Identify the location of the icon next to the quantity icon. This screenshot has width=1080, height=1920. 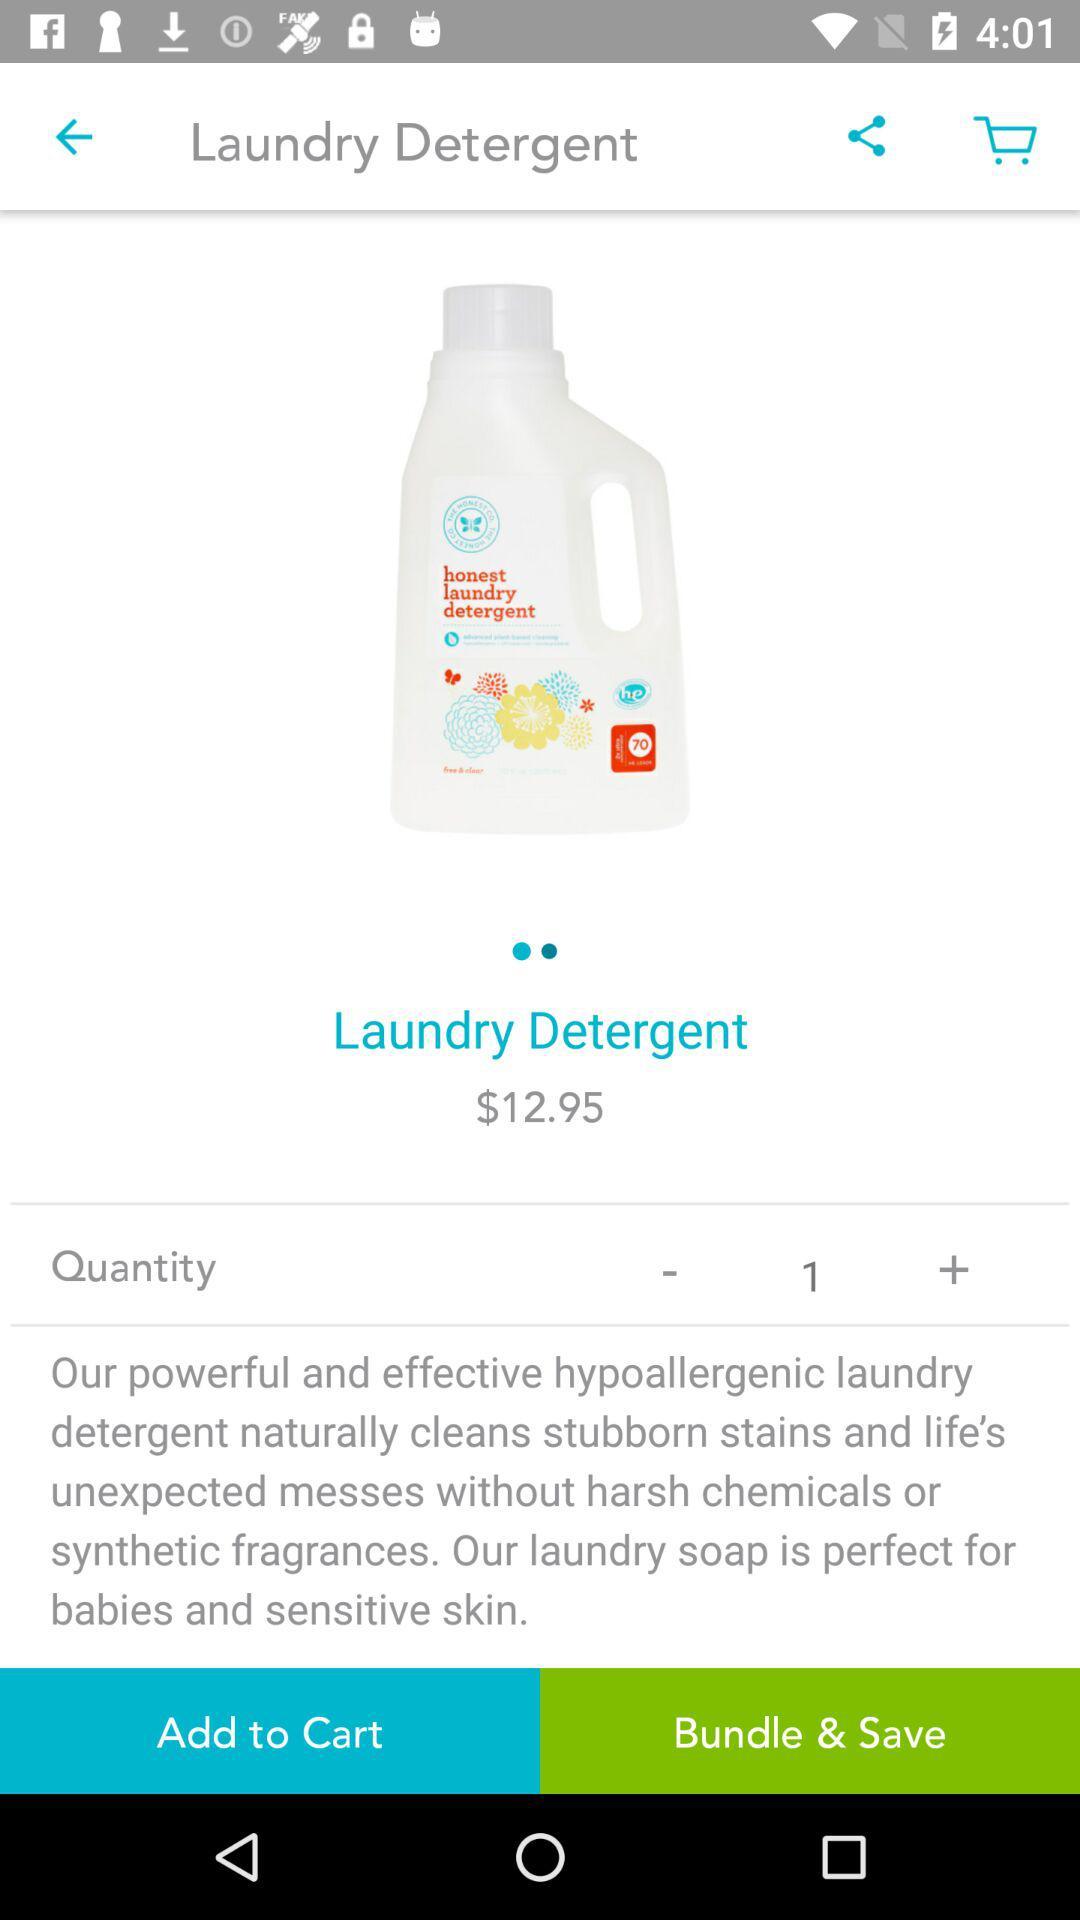
(669, 1263).